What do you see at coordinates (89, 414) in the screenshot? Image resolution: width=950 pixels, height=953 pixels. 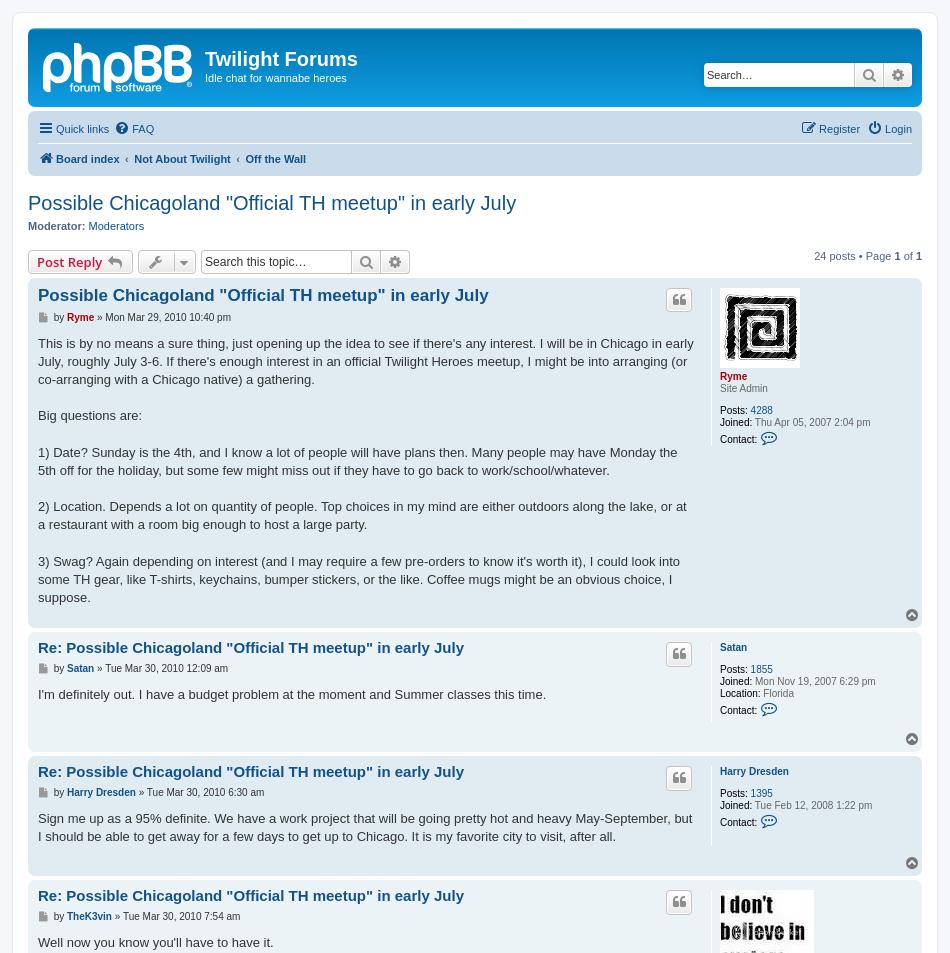 I see `'Big questions are:'` at bounding box center [89, 414].